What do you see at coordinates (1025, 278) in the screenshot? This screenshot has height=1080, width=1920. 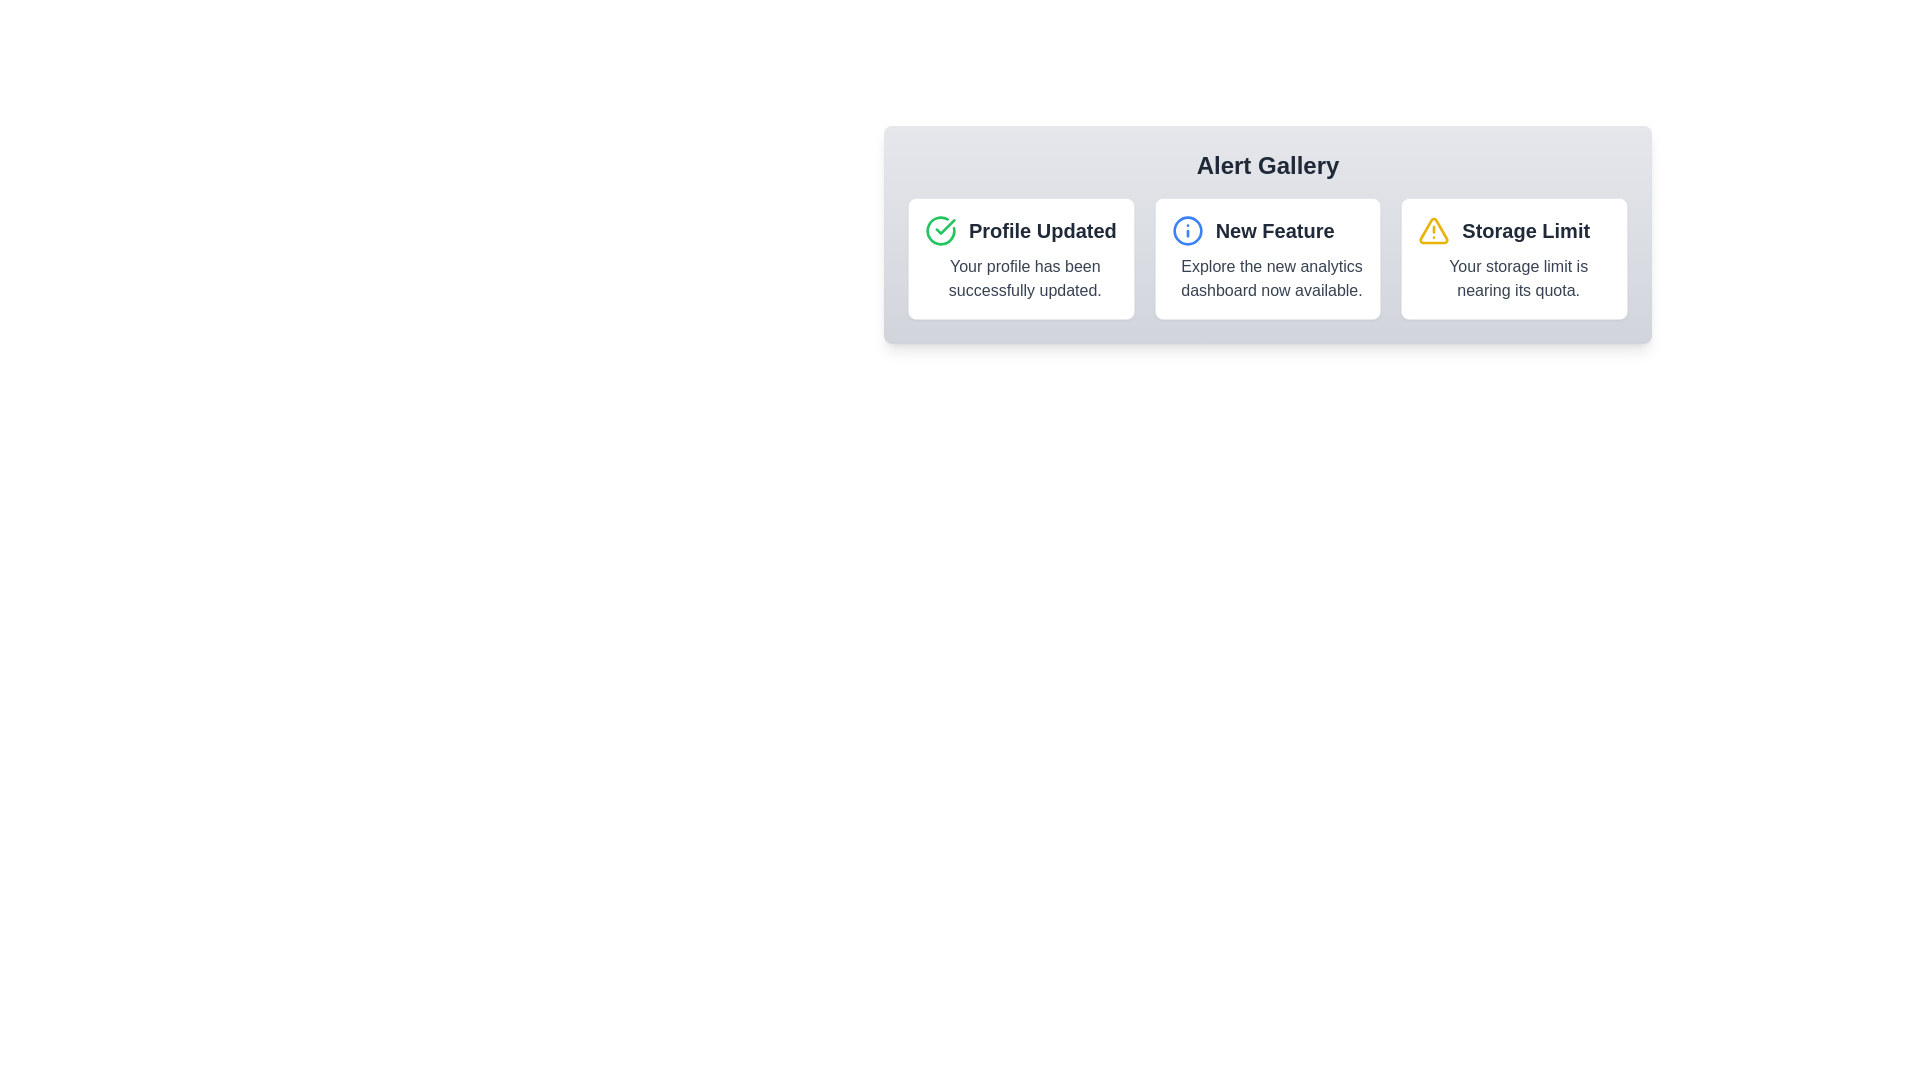 I see `informational message displayed in the 'Profile Updated' card, located beneath the title and aligned to the left` at bounding box center [1025, 278].